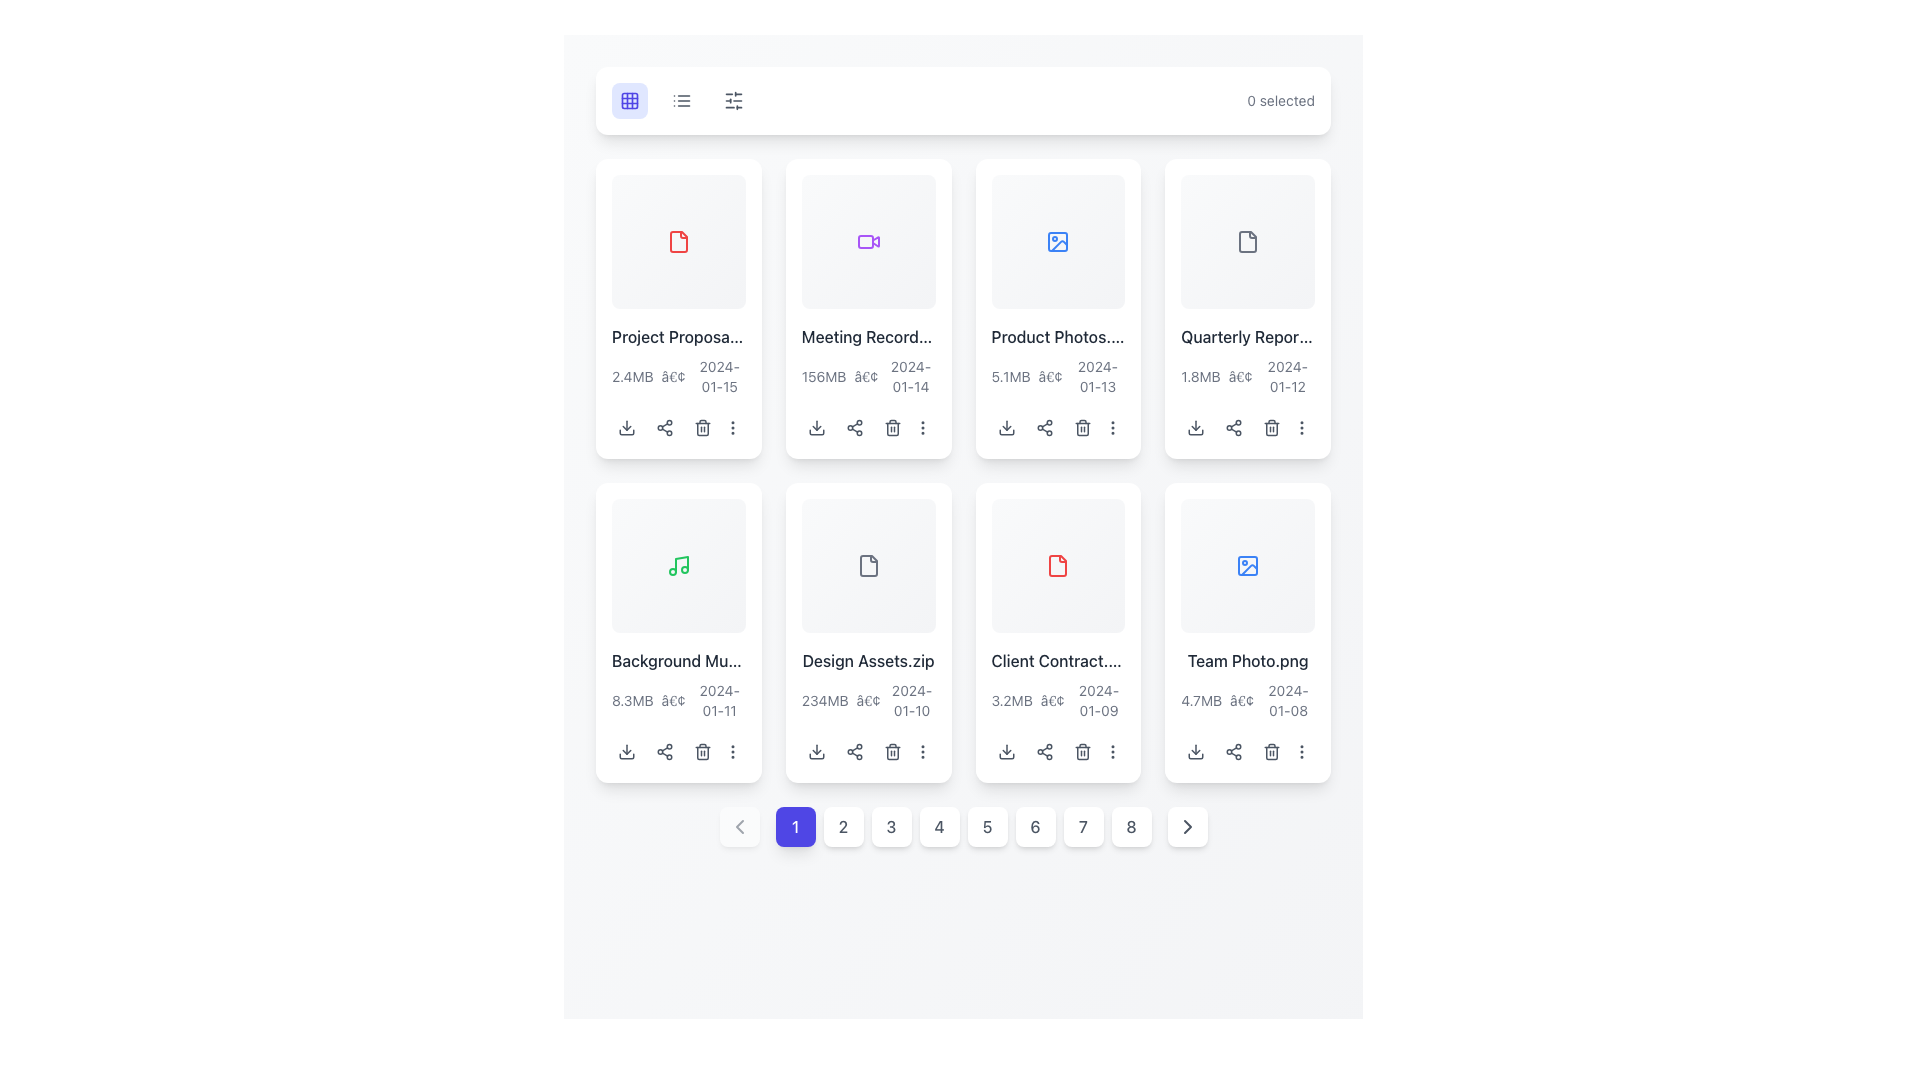 Image resolution: width=1920 pixels, height=1080 pixels. What do you see at coordinates (816, 751) in the screenshot?
I see `the download icon button, which is a small downward-pointing arrow within a rounded square, located below the file card for 'Design Assets.zip' to initiate a download action` at bounding box center [816, 751].